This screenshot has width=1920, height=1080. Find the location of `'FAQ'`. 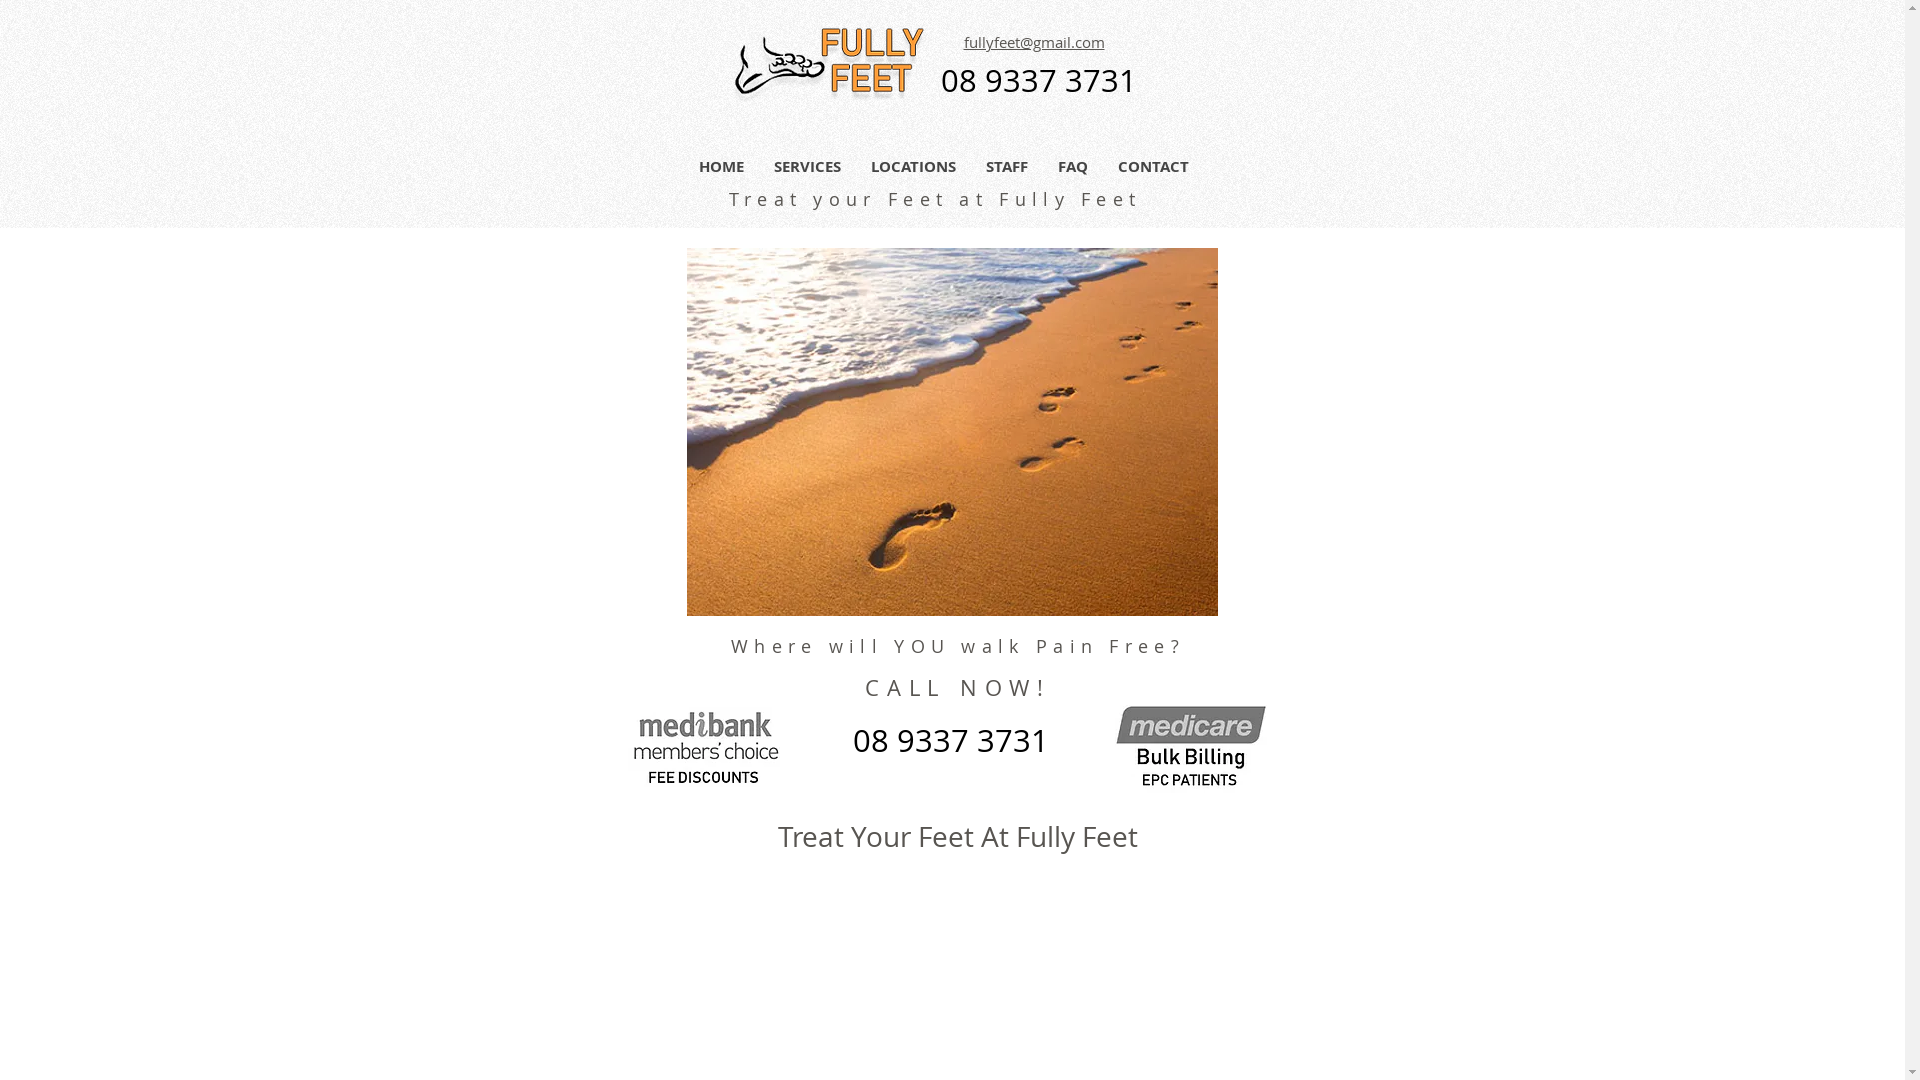

'FAQ' is located at coordinates (1070, 165).